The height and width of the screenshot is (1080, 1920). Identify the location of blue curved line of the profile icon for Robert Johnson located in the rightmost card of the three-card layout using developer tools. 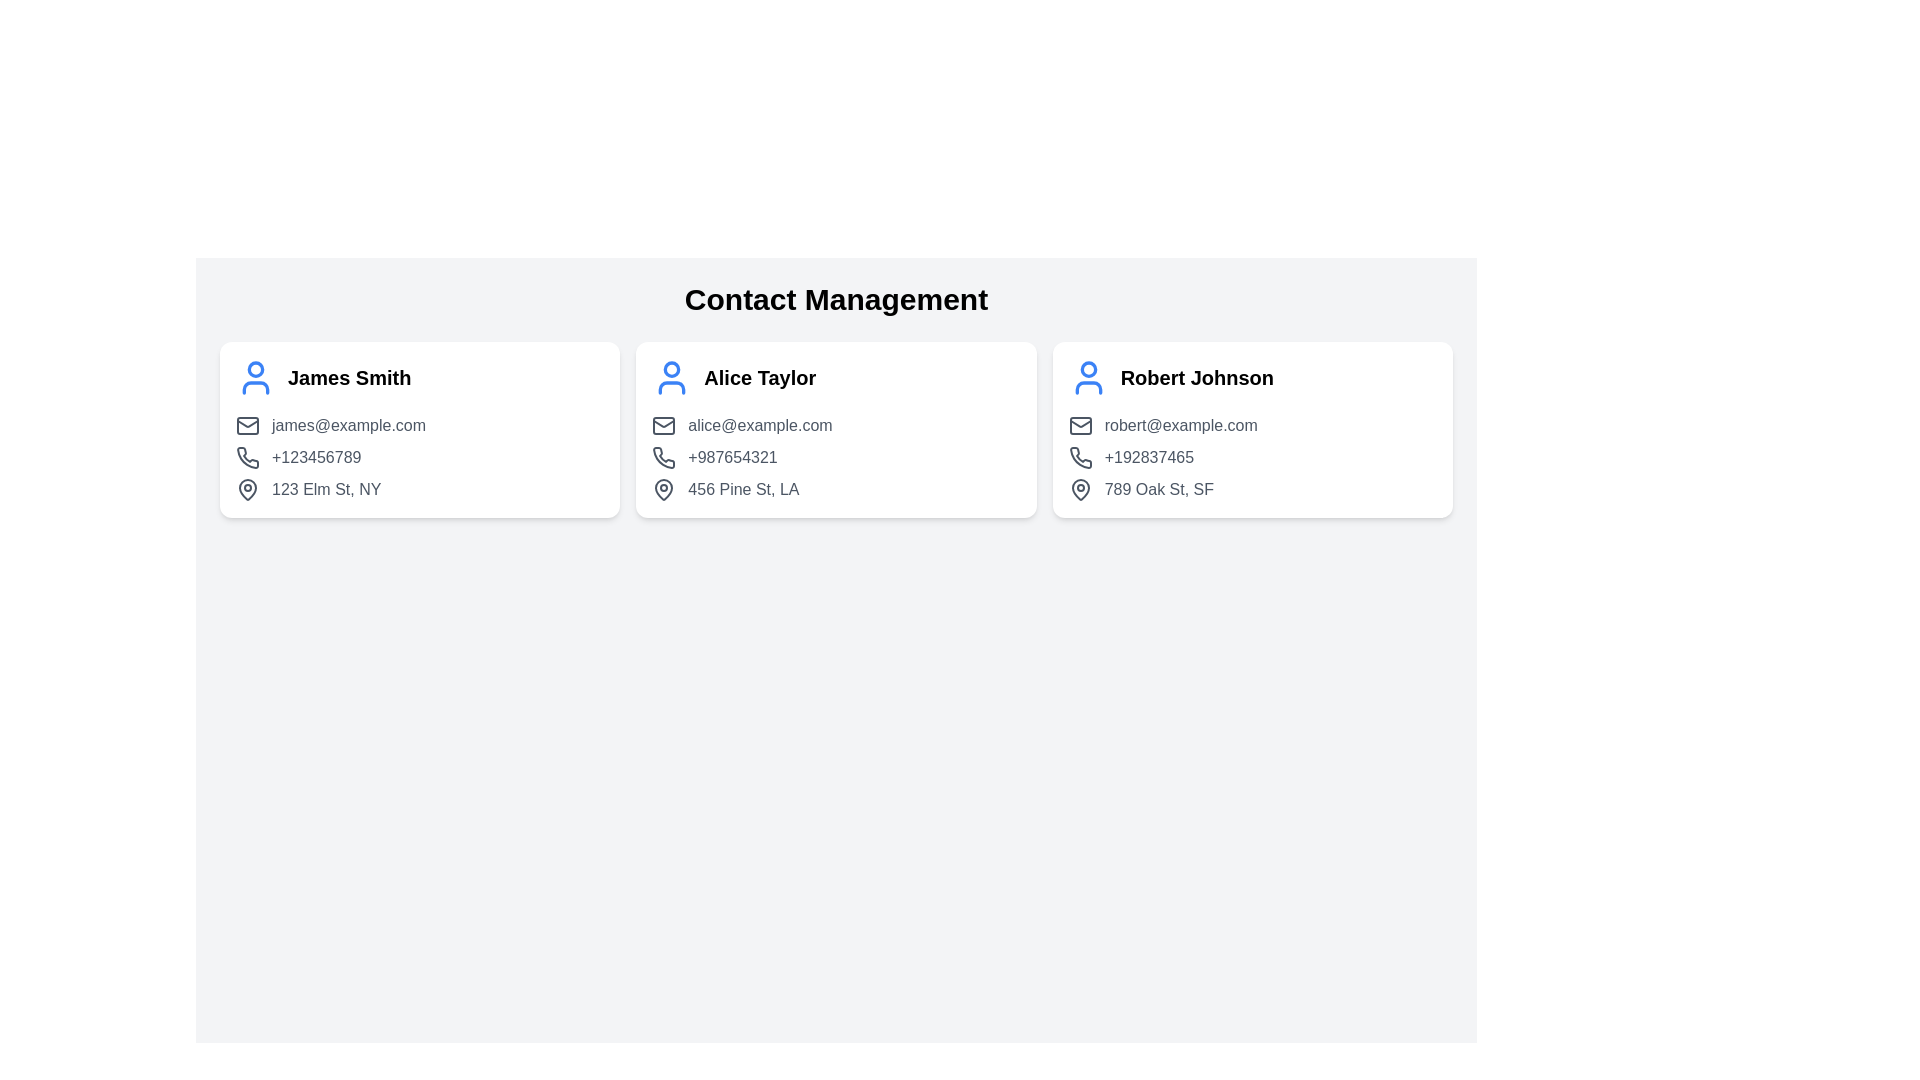
(1087, 388).